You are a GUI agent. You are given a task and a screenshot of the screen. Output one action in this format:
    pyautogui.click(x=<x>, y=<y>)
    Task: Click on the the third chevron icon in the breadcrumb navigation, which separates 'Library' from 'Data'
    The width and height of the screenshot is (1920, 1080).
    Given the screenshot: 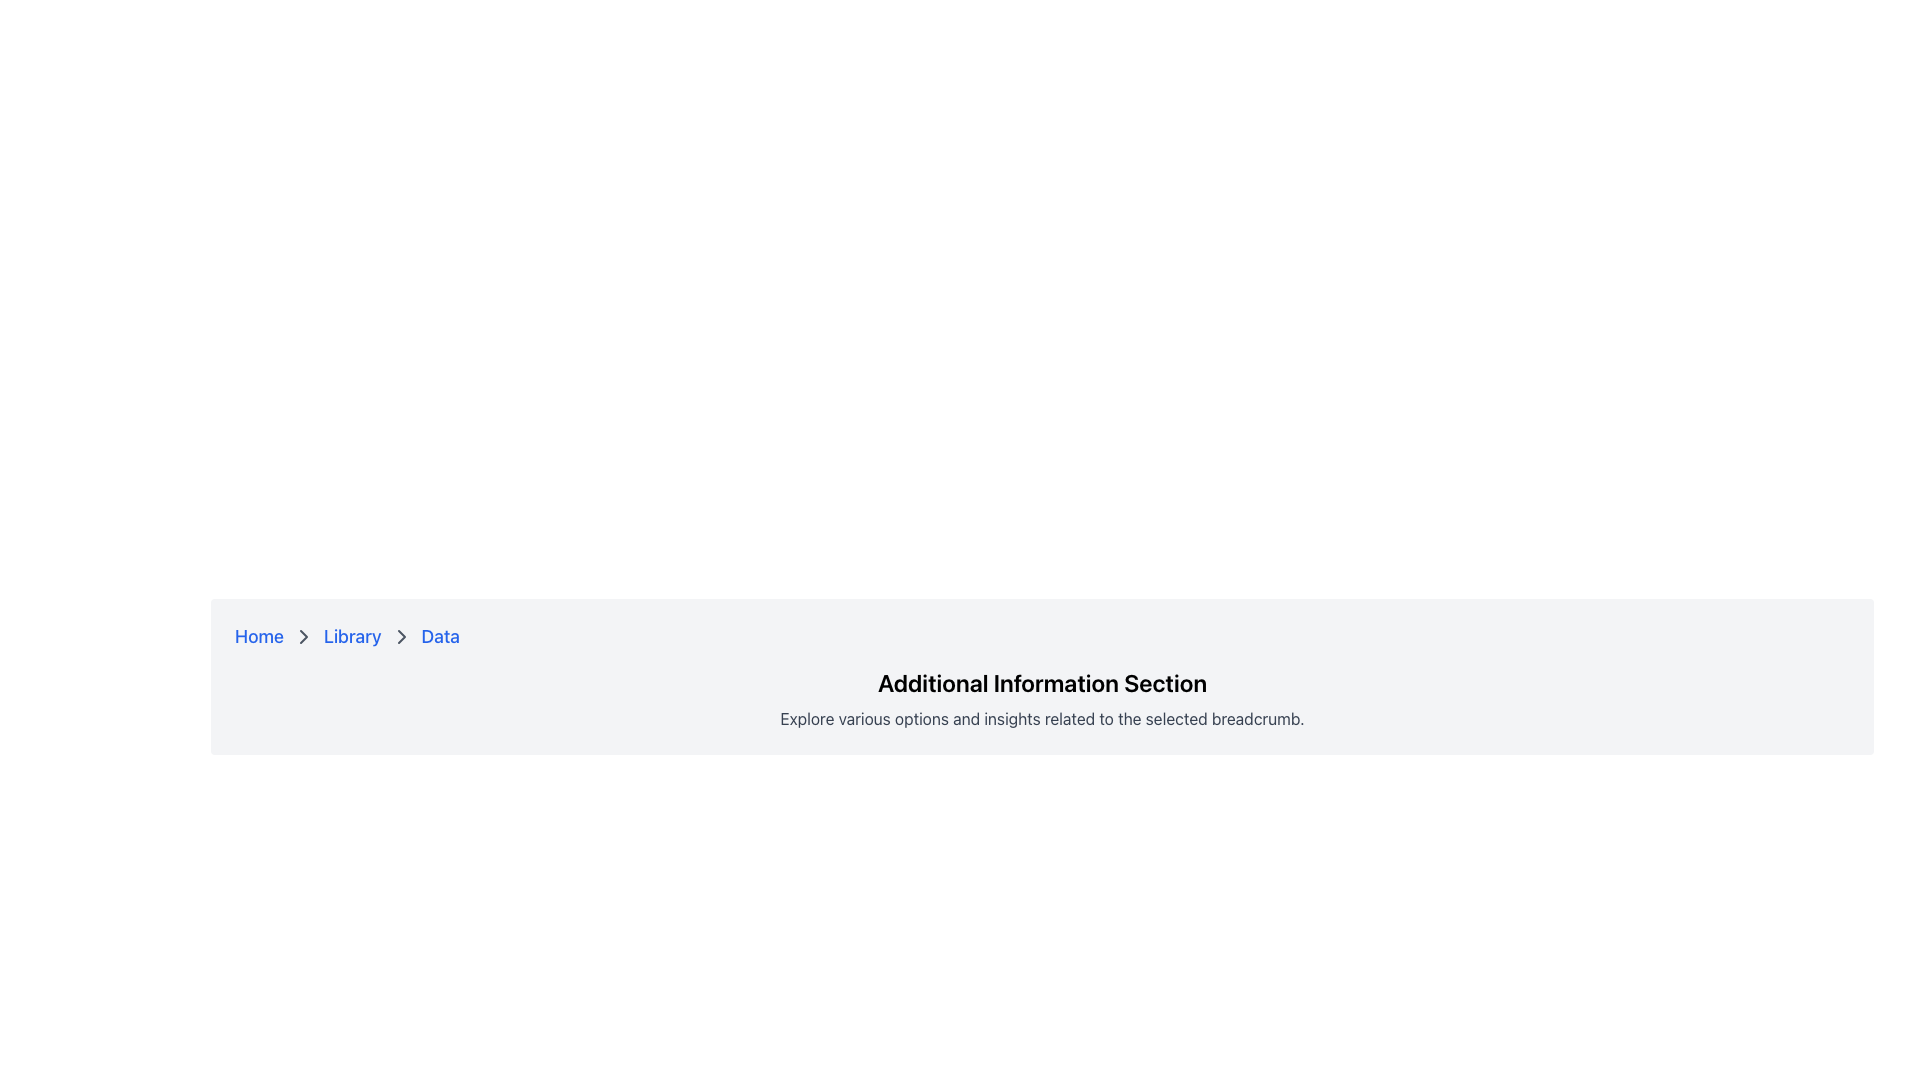 What is the action you would take?
    pyautogui.click(x=400, y=636)
    